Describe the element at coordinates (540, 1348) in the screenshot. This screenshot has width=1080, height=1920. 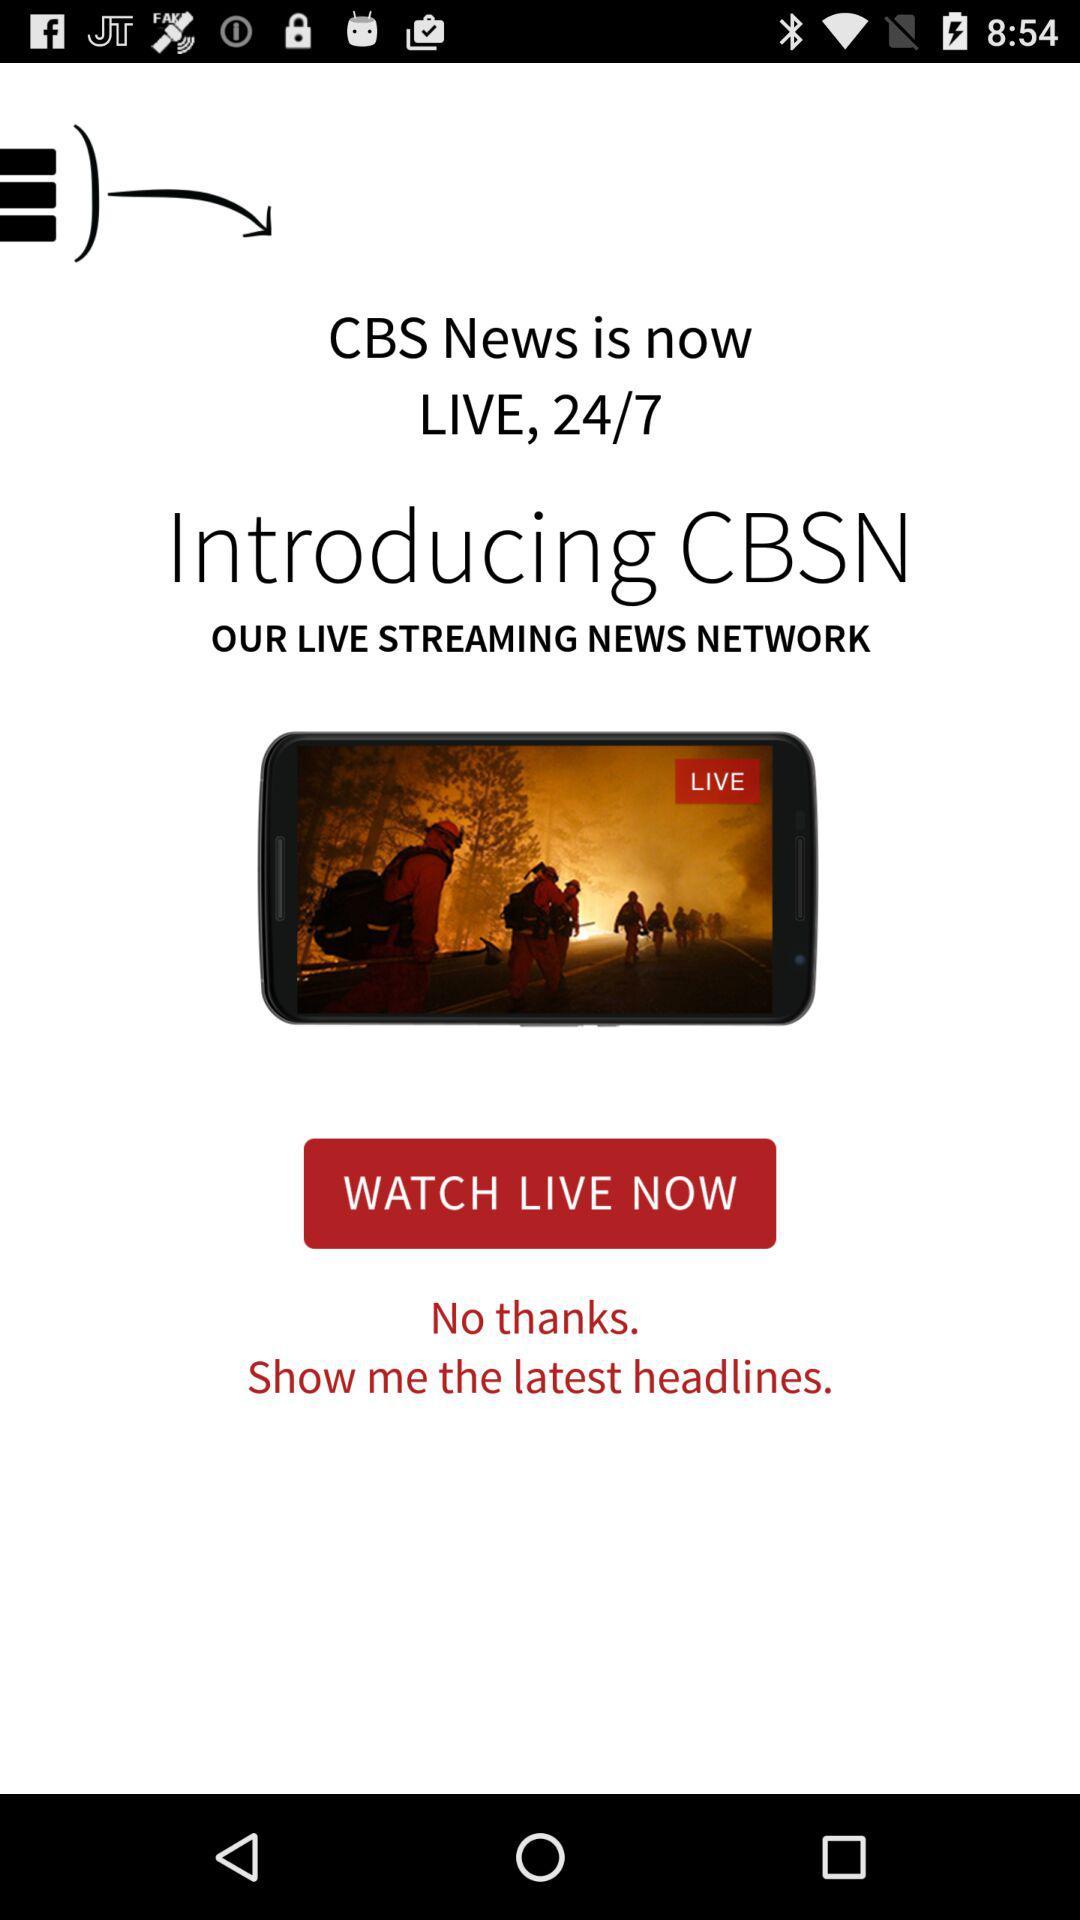
I see `the no thanks show icon` at that location.